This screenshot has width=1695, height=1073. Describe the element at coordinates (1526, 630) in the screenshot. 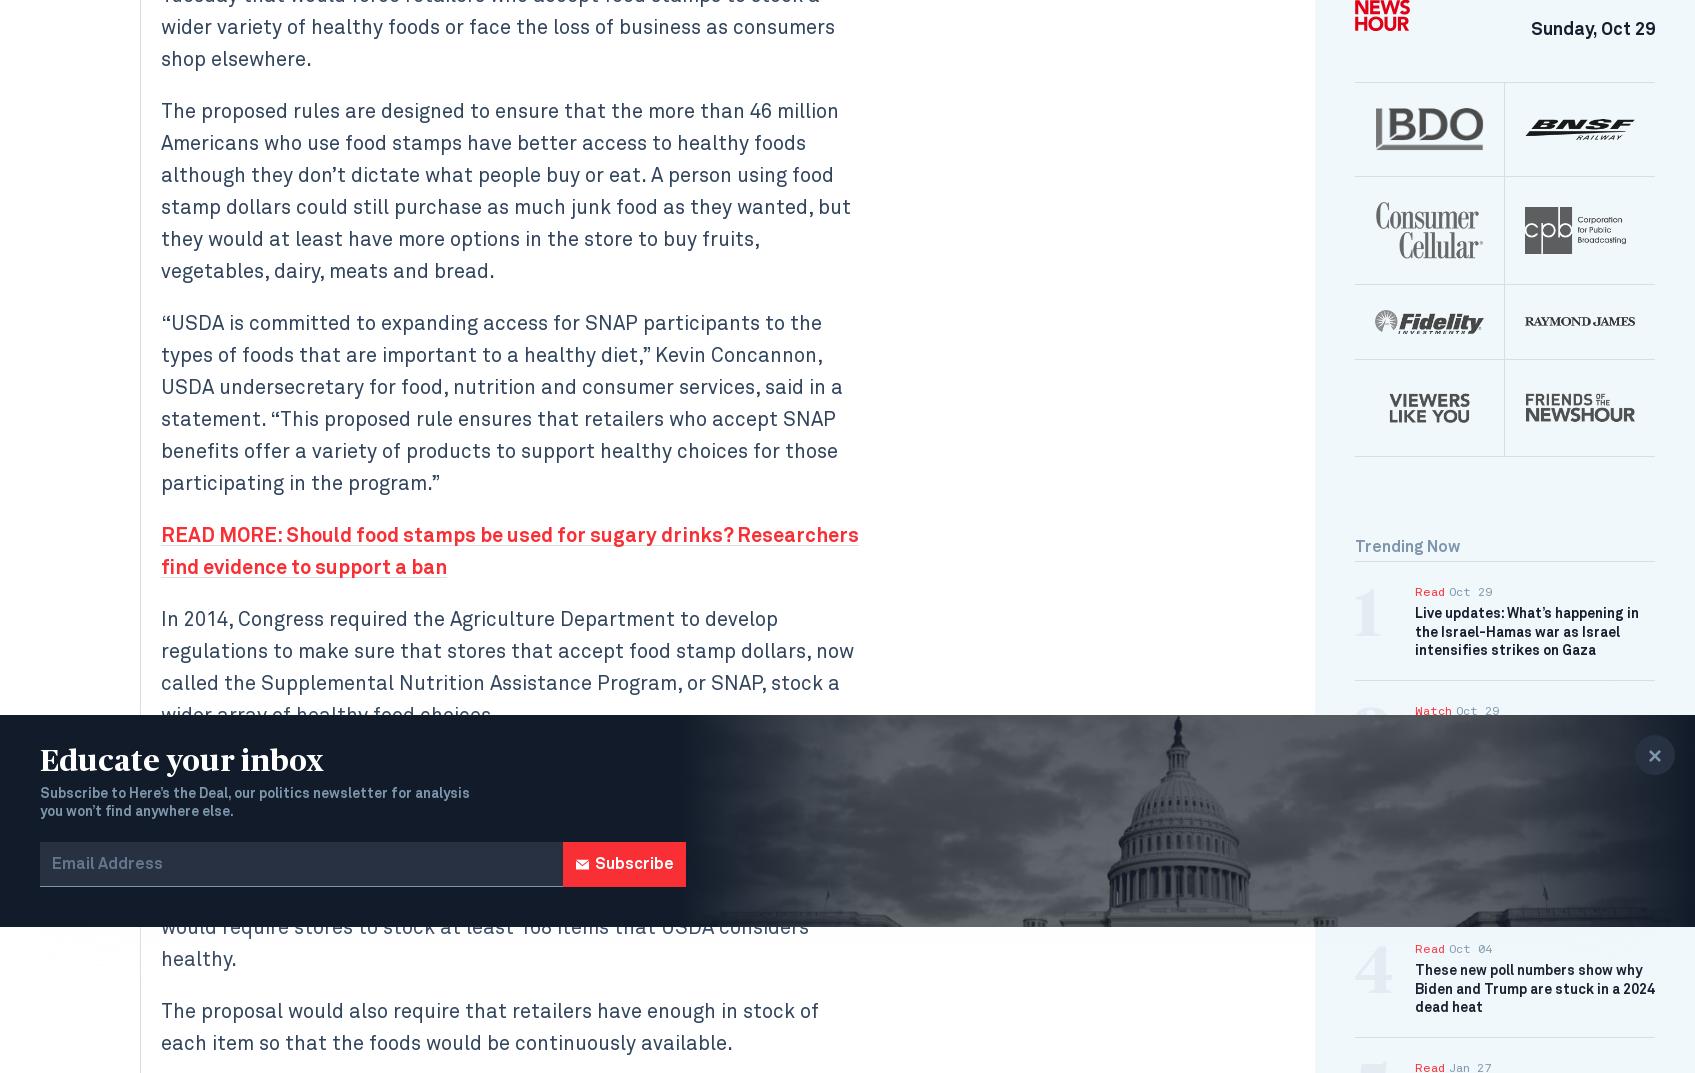

I see `'Live updates: What’s happening in the Israel-Hamas war as Israel intensifies strikes on Gaza'` at that location.